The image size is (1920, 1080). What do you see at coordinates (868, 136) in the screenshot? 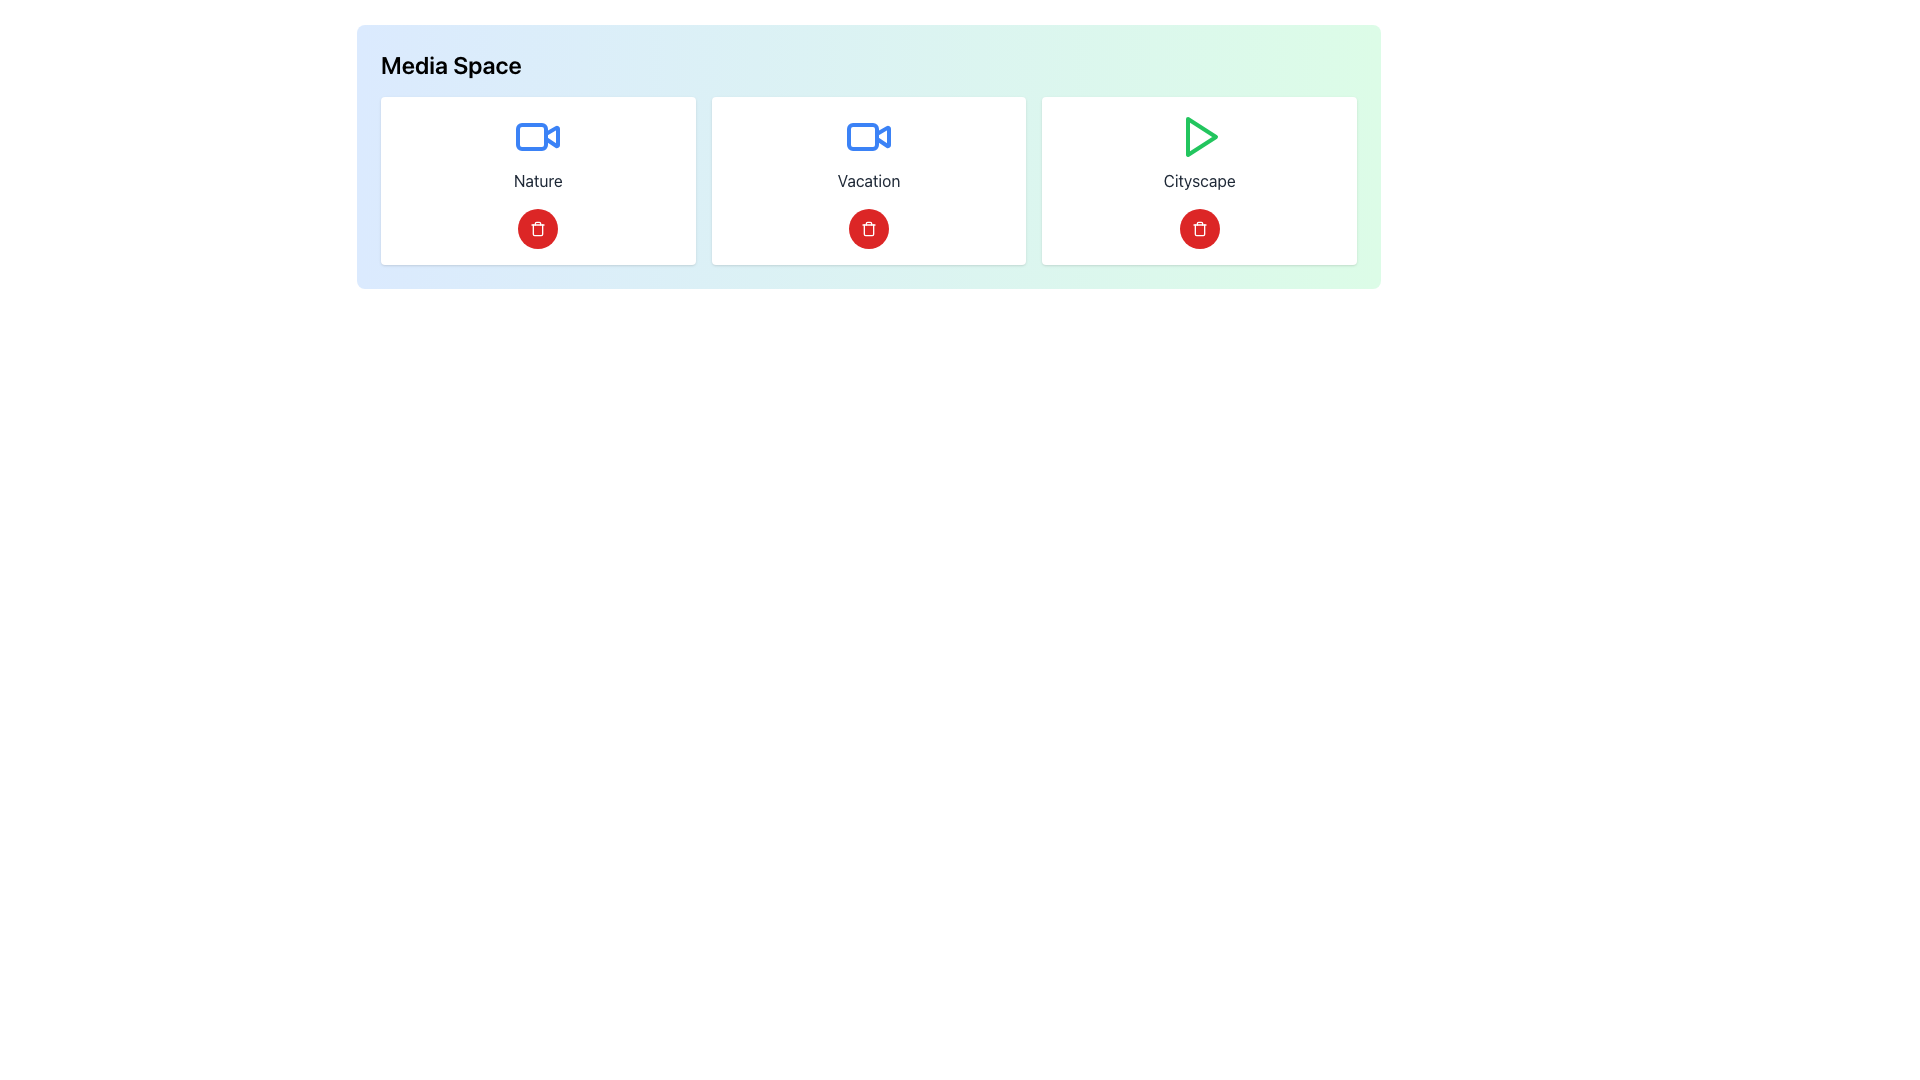
I see `the blue-colored video camera icon located at the top-center of the 'Vacation' card, which features a simplistic design with rounded edges` at bounding box center [868, 136].